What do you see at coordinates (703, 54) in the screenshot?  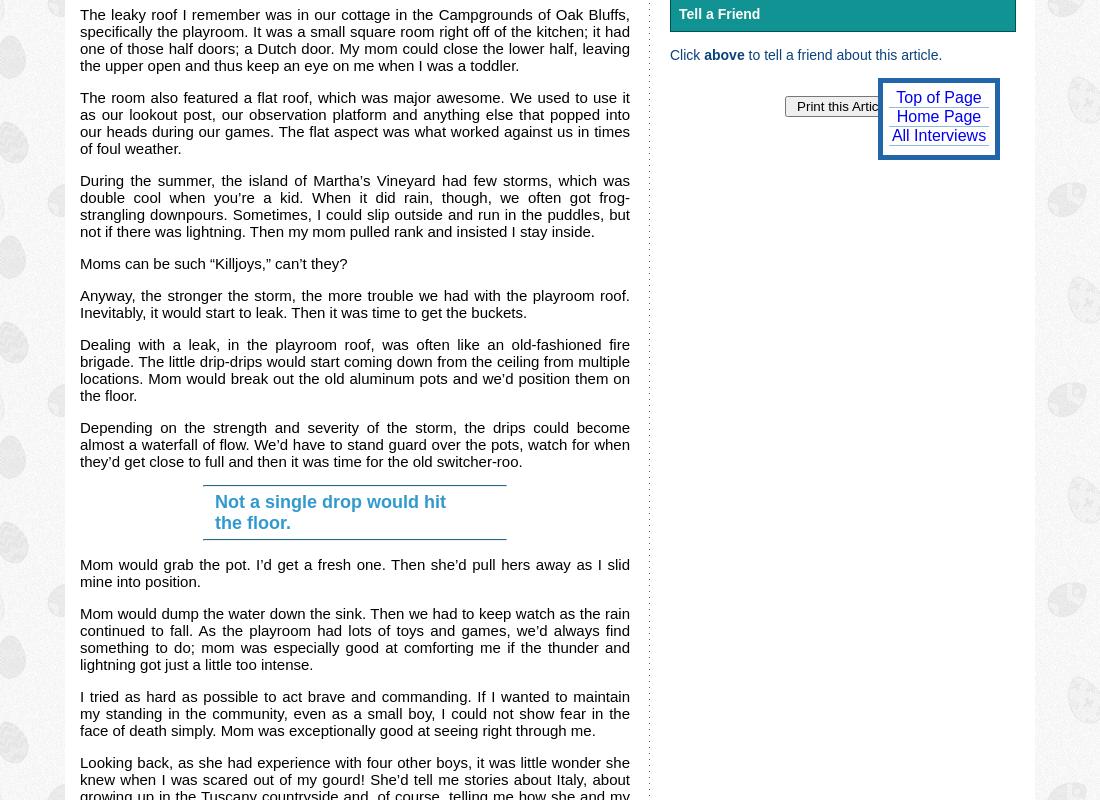 I see `'above'` at bounding box center [703, 54].